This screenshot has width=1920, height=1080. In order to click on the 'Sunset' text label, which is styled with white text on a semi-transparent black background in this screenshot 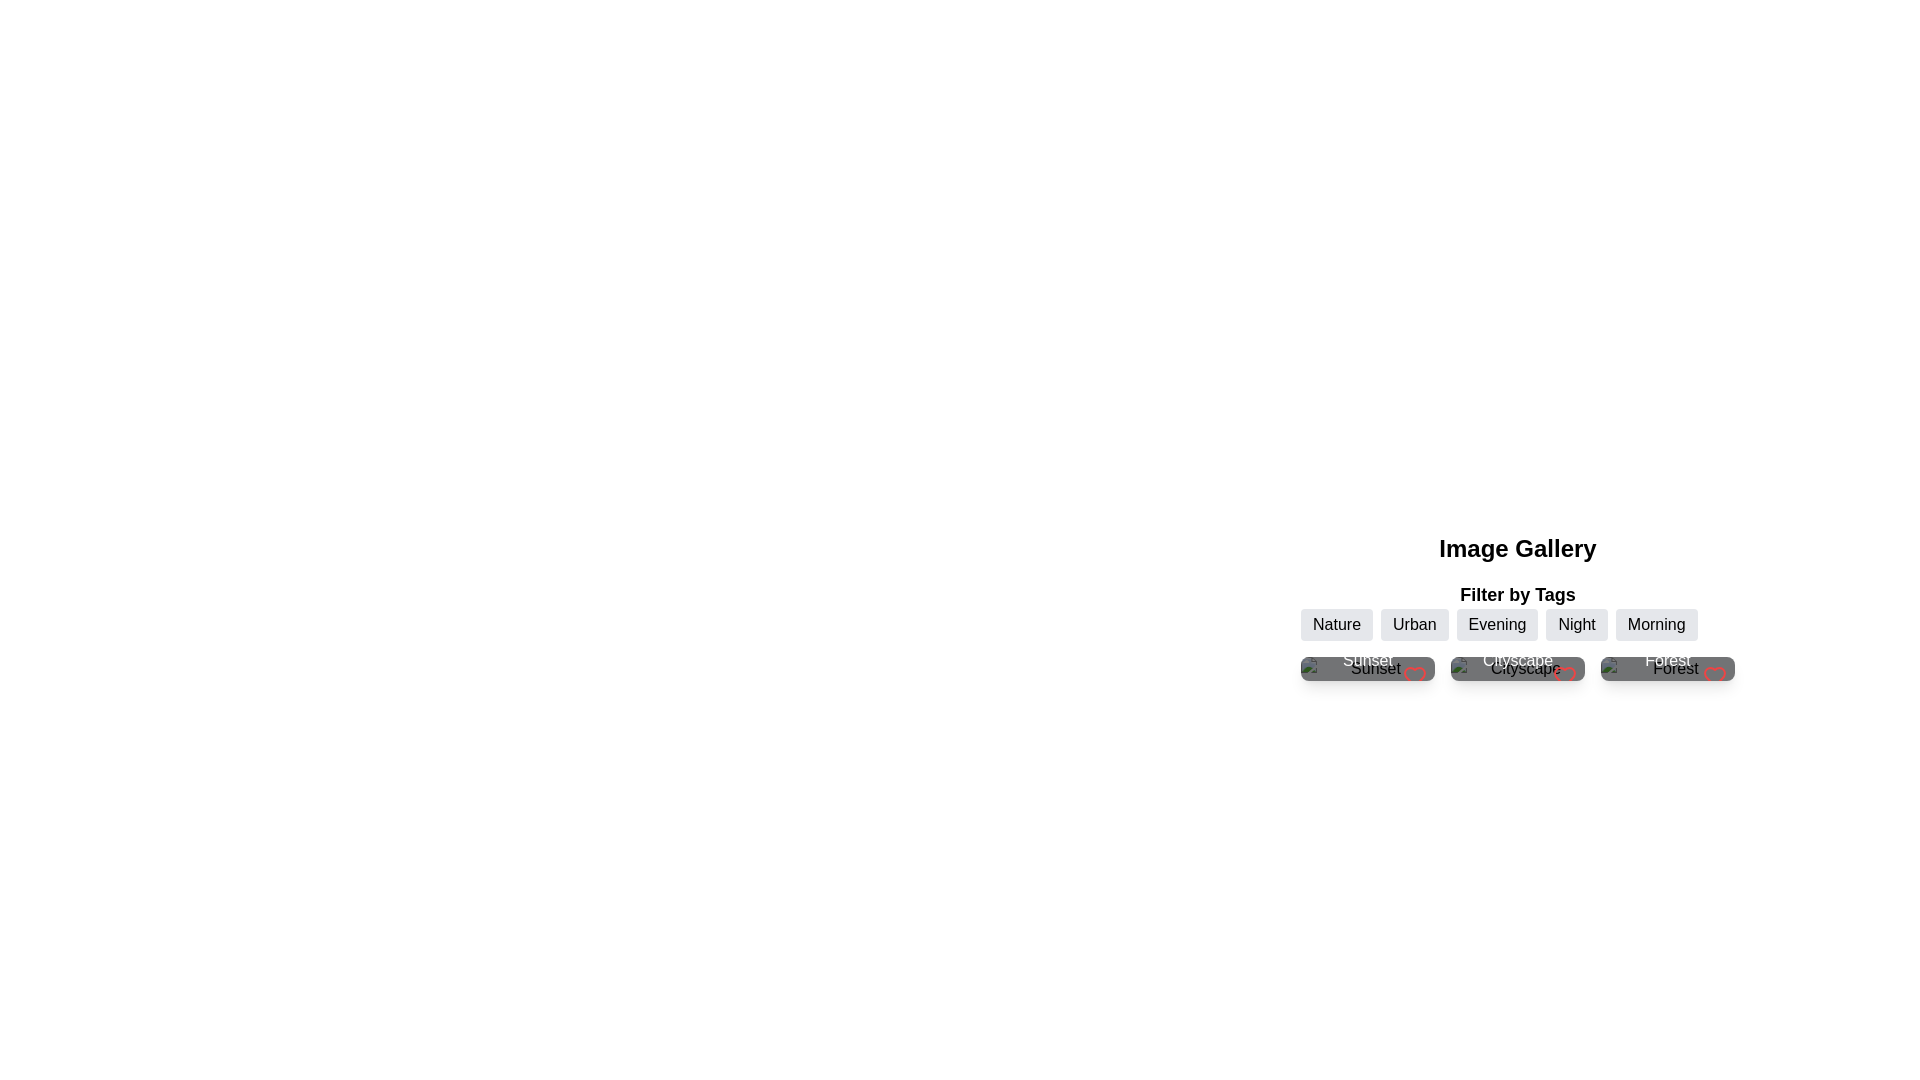, I will do `click(1367, 660)`.